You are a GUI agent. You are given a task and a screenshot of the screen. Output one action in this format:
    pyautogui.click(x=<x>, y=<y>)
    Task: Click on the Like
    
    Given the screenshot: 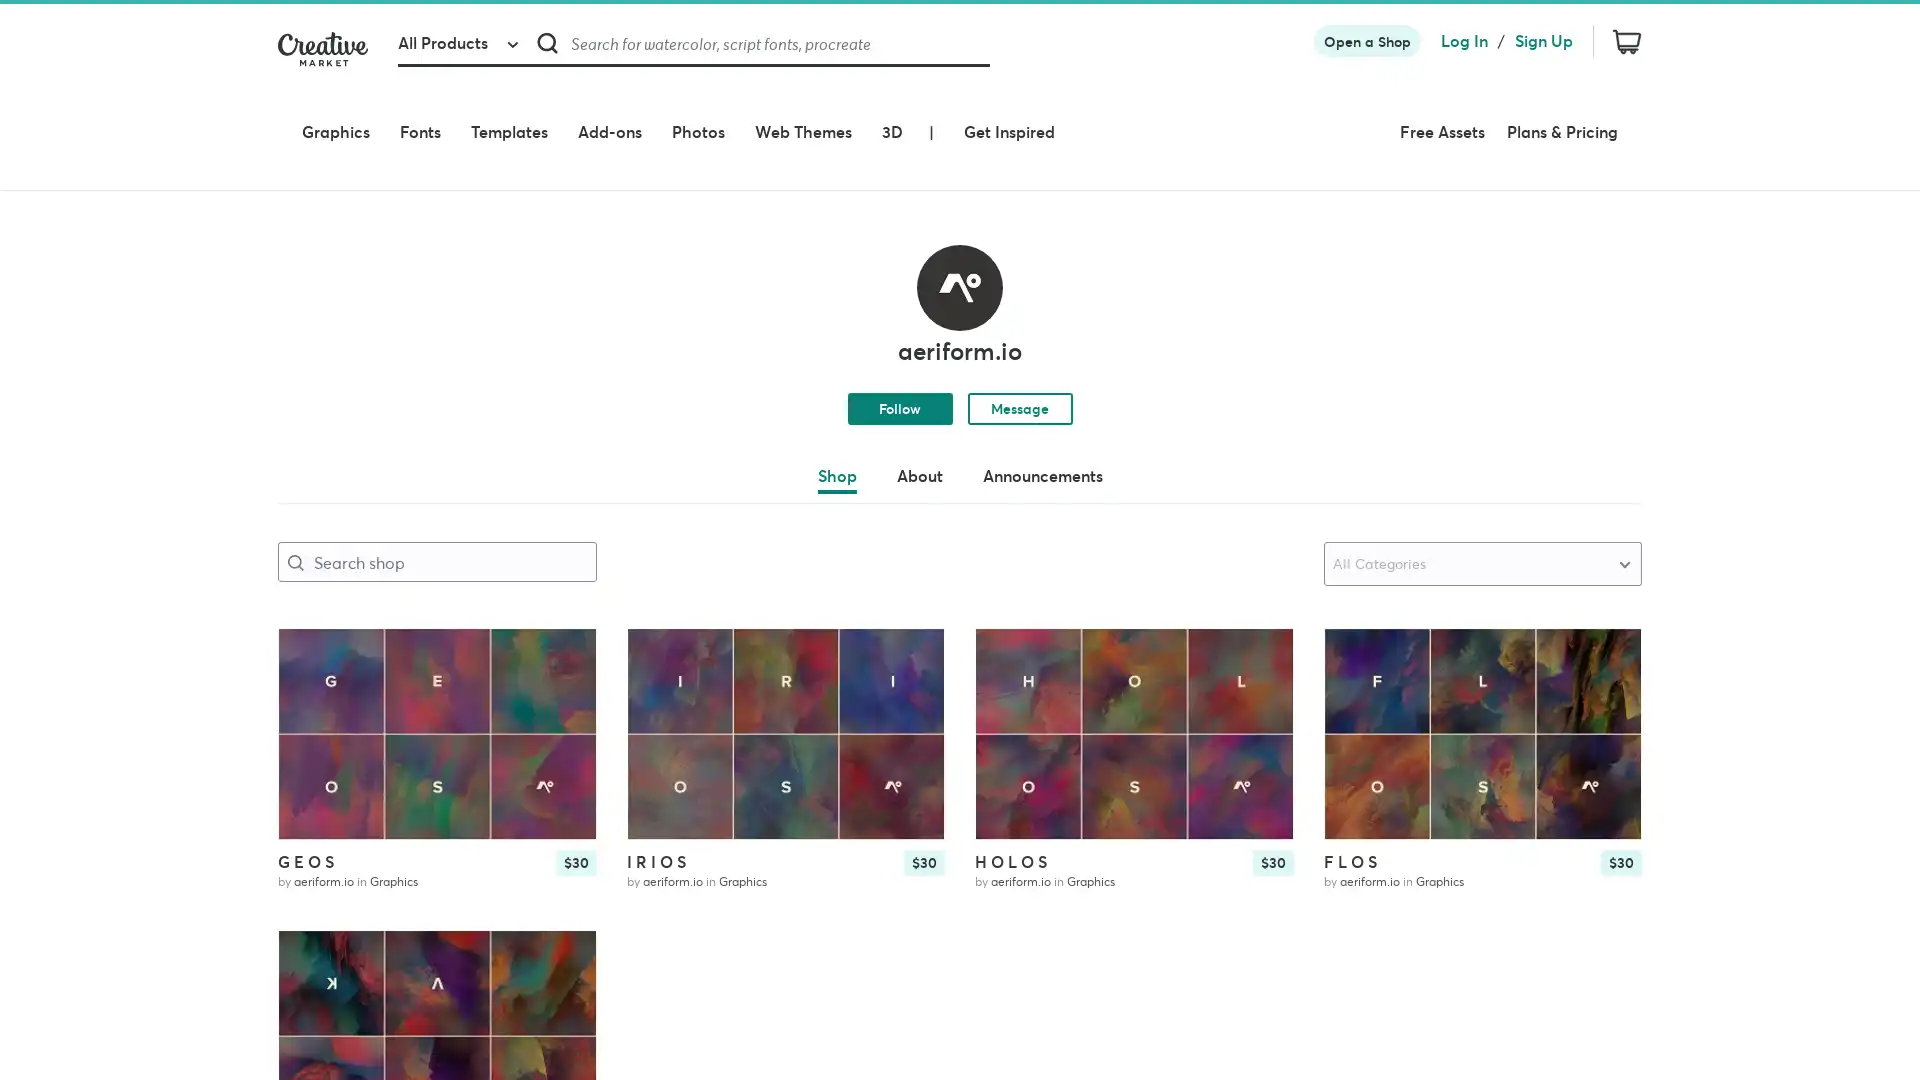 What is the action you would take?
    pyautogui.click(x=562, y=889)
    